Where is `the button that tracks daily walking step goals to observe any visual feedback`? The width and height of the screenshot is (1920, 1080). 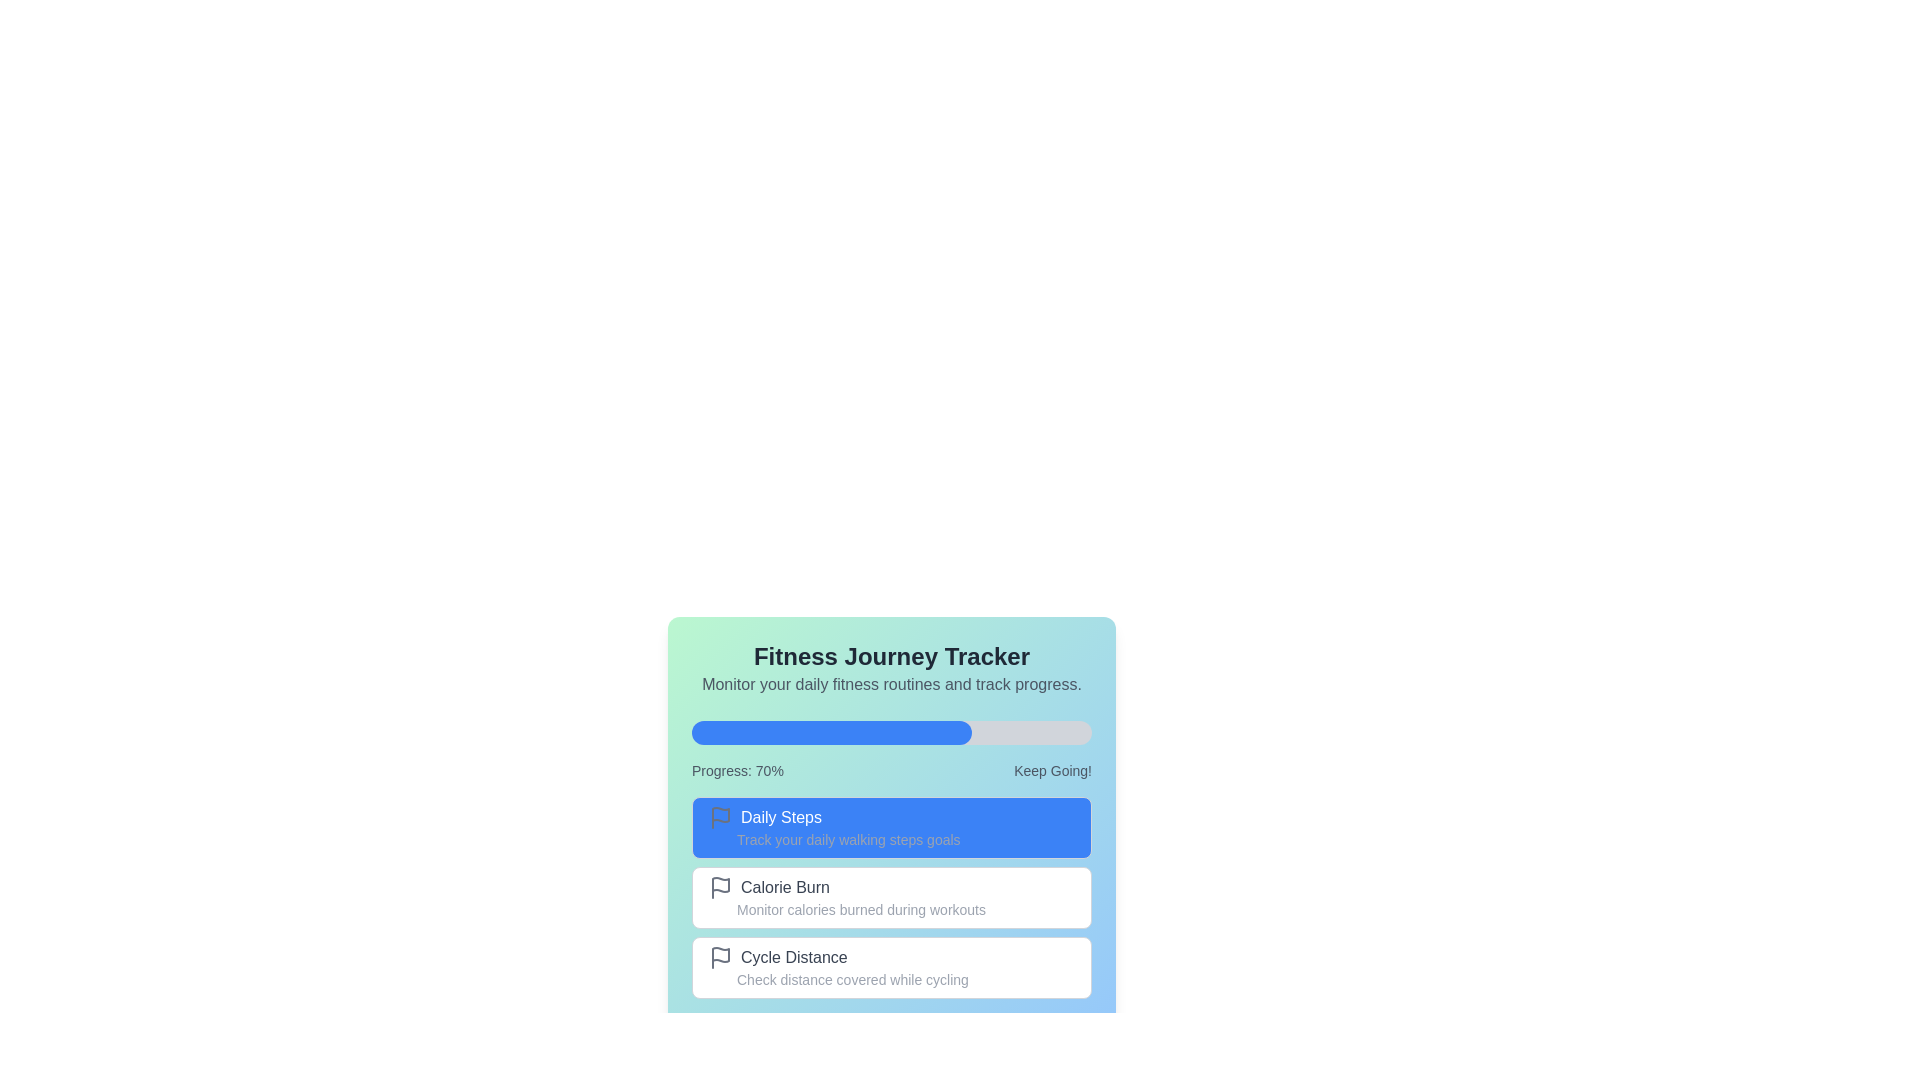
the button that tracks daily walking step goals to observe any visual feedback is located at coordinates (891, 828).